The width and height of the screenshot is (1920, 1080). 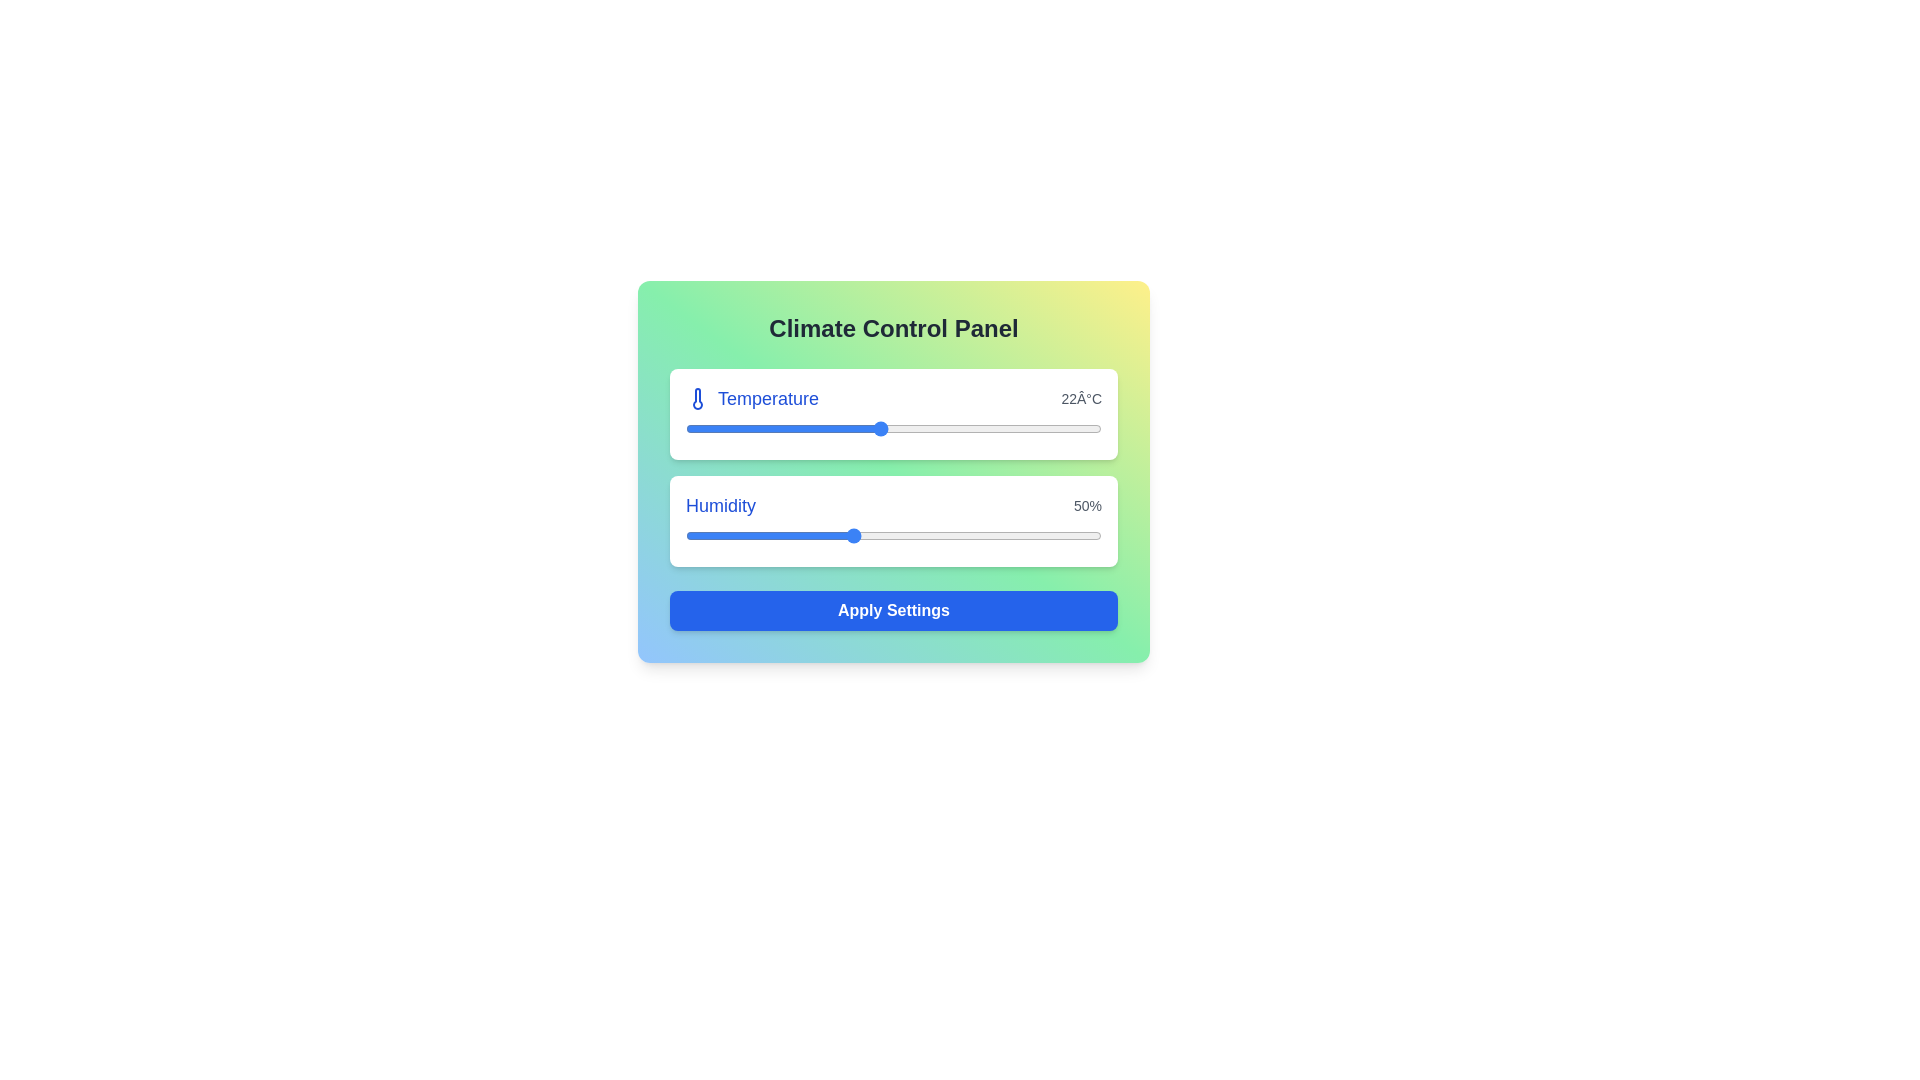 What do you see at coordinates (1045, 427) in the screenshot?
I see `the temperature` at bounding box center [1045, 427].